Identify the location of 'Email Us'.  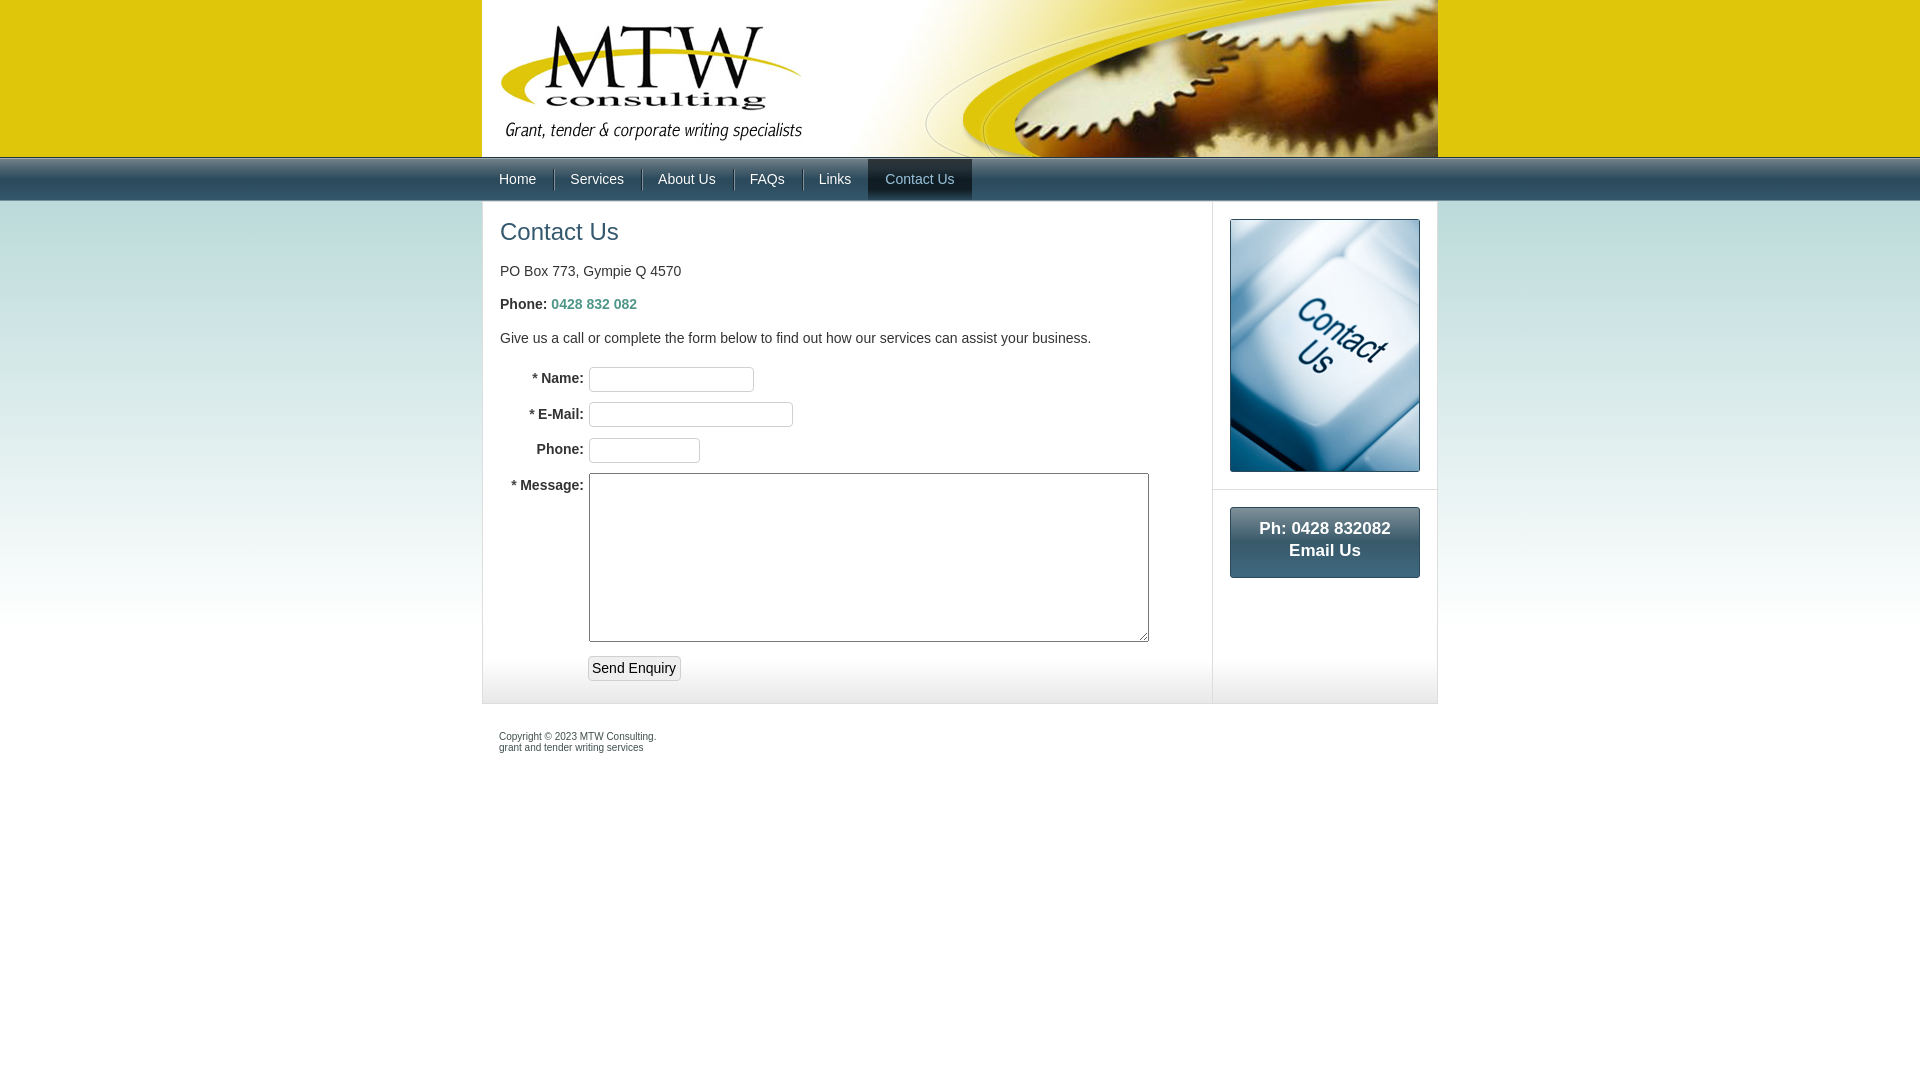
(1324, 550).